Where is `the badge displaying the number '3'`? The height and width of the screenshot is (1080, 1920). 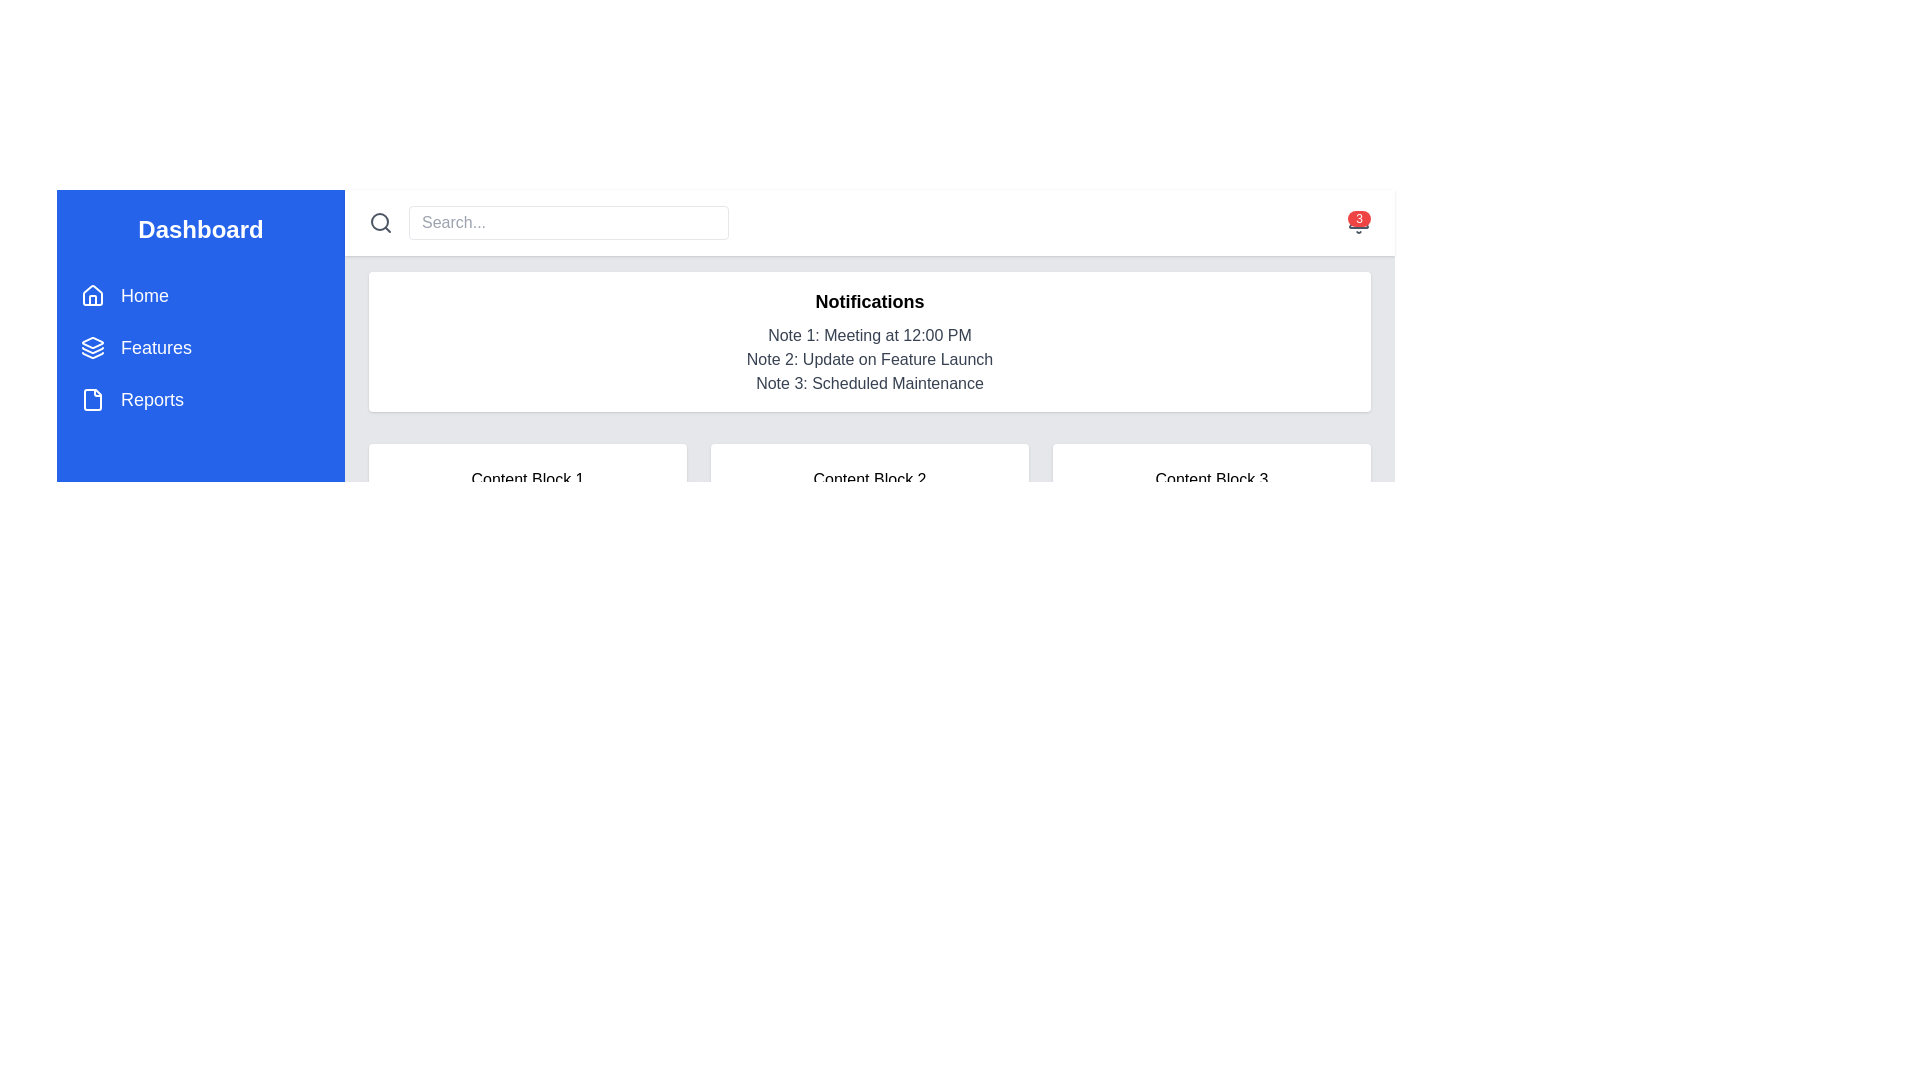 the badge displaying the number '3' is located at coordinates (1359, 219).